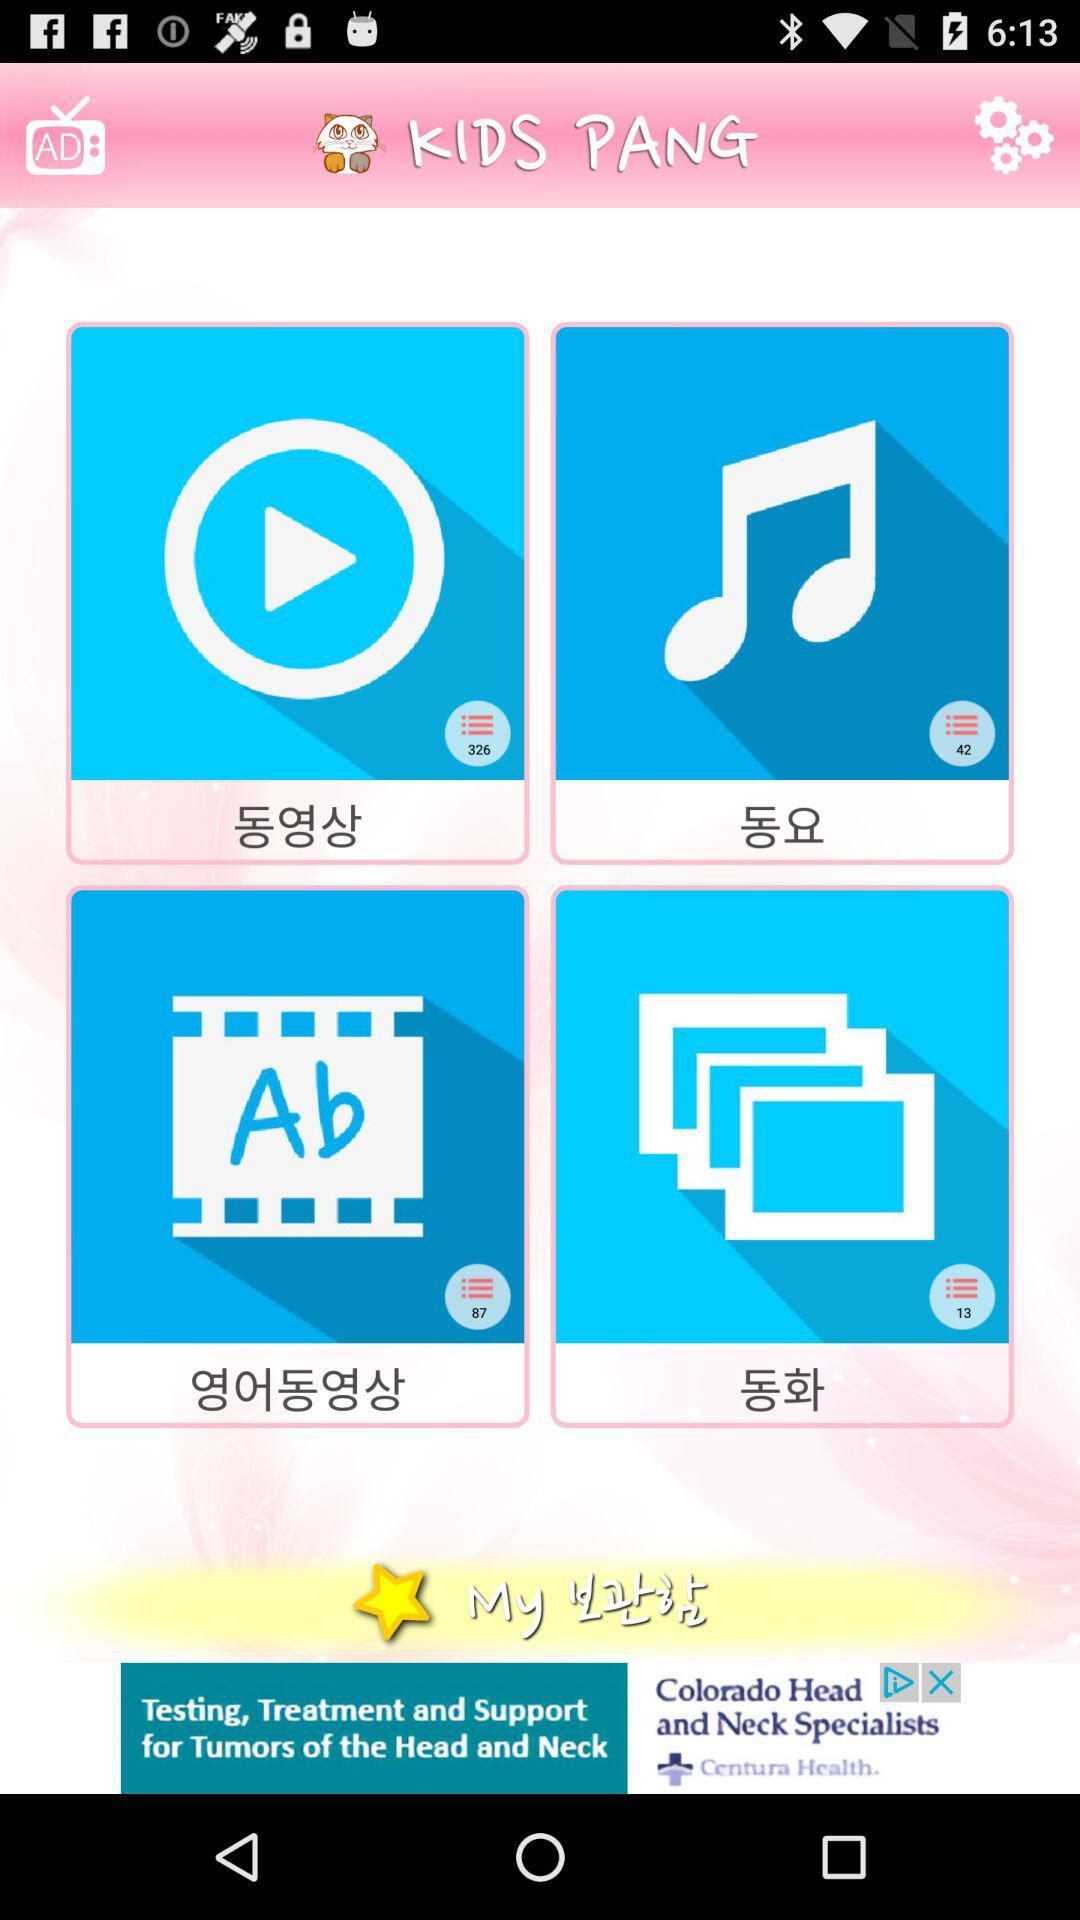 Image resolution: width=1080 pixels, height=1920 pixels. I want to click on image with ad at top left corner, so click(64, 134).